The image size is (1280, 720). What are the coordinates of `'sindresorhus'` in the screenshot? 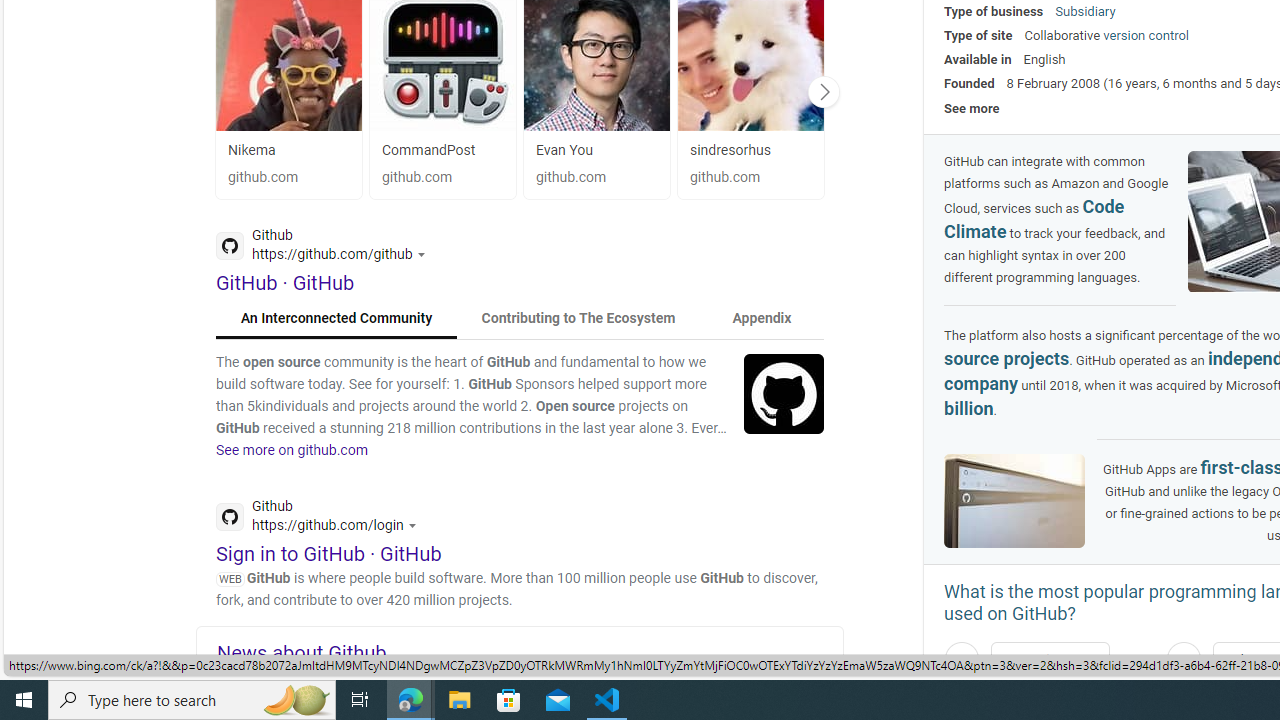 It's located at (729, 149).